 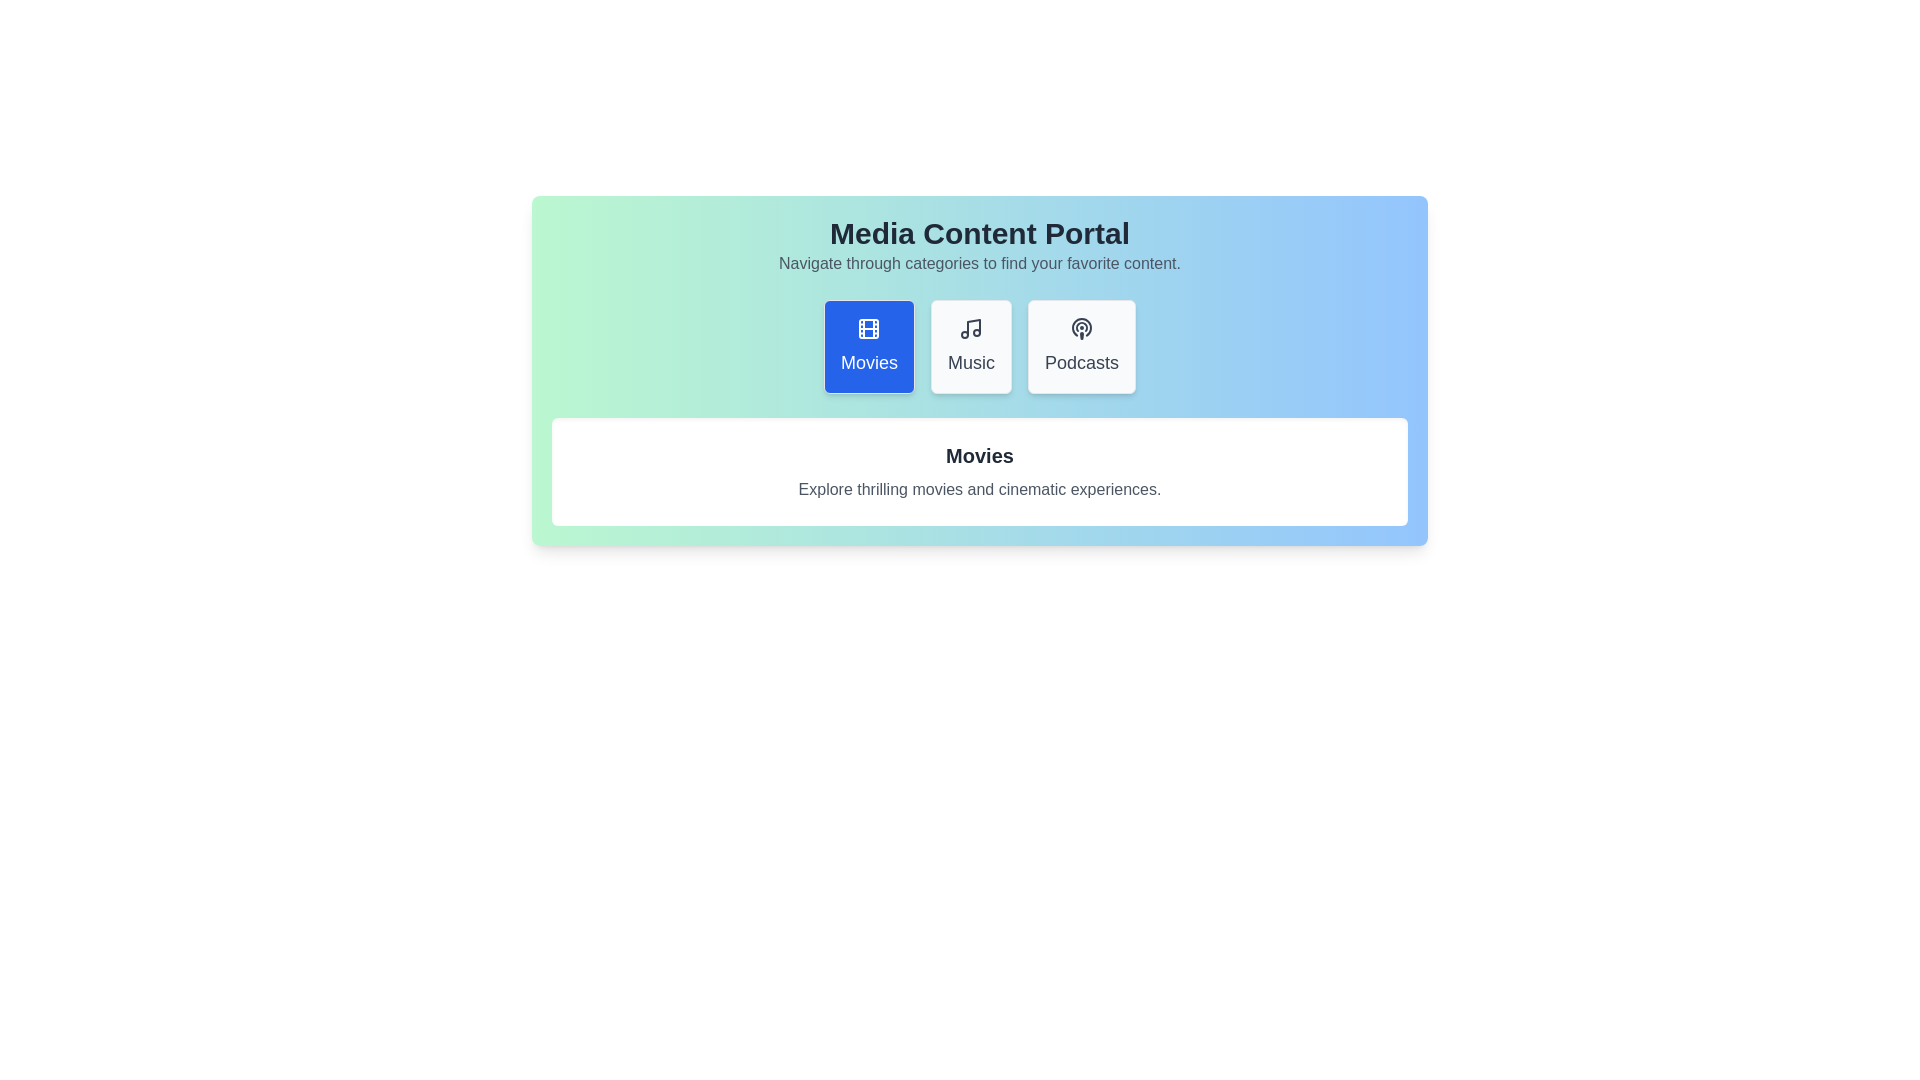 I want to click on the button labeled Podcasts, so click(x=1080, y=346).